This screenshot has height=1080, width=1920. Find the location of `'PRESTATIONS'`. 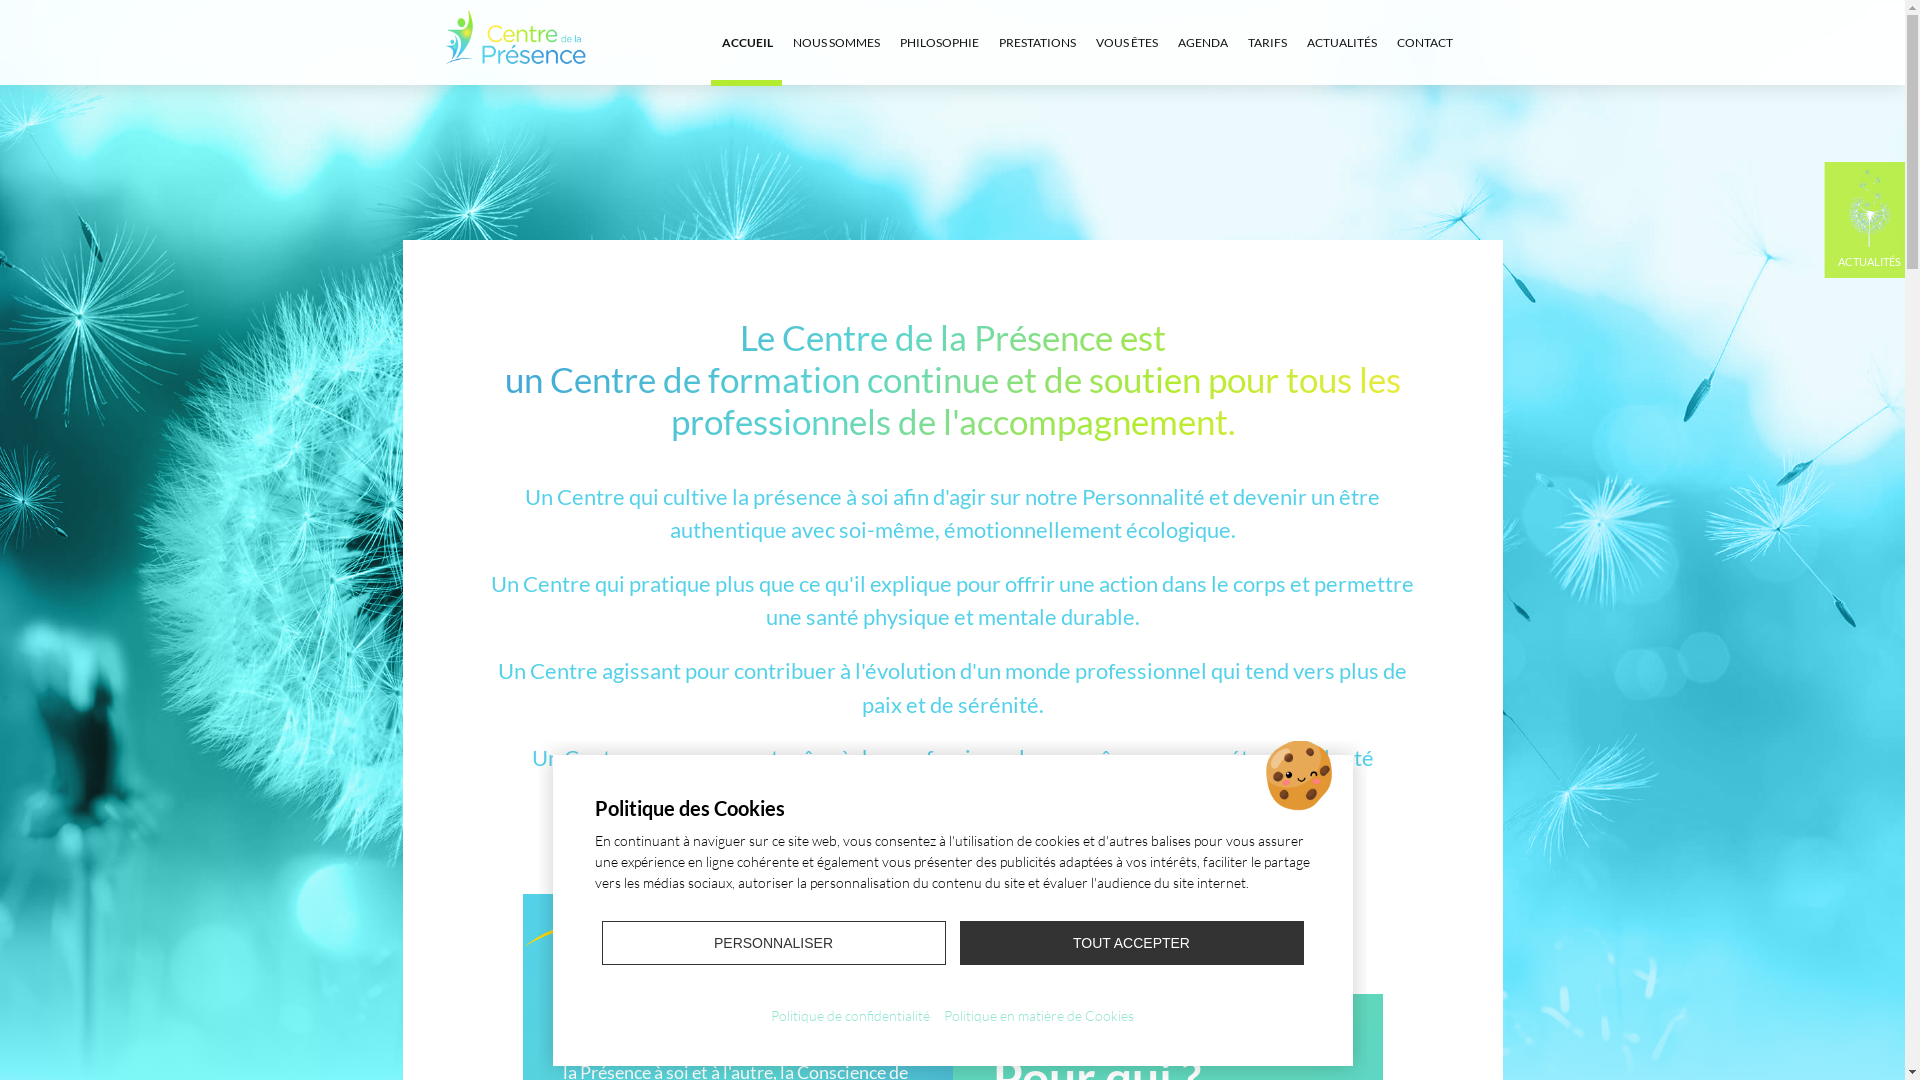

'PRESTATIONS' is located at coordinates (1036, 42).